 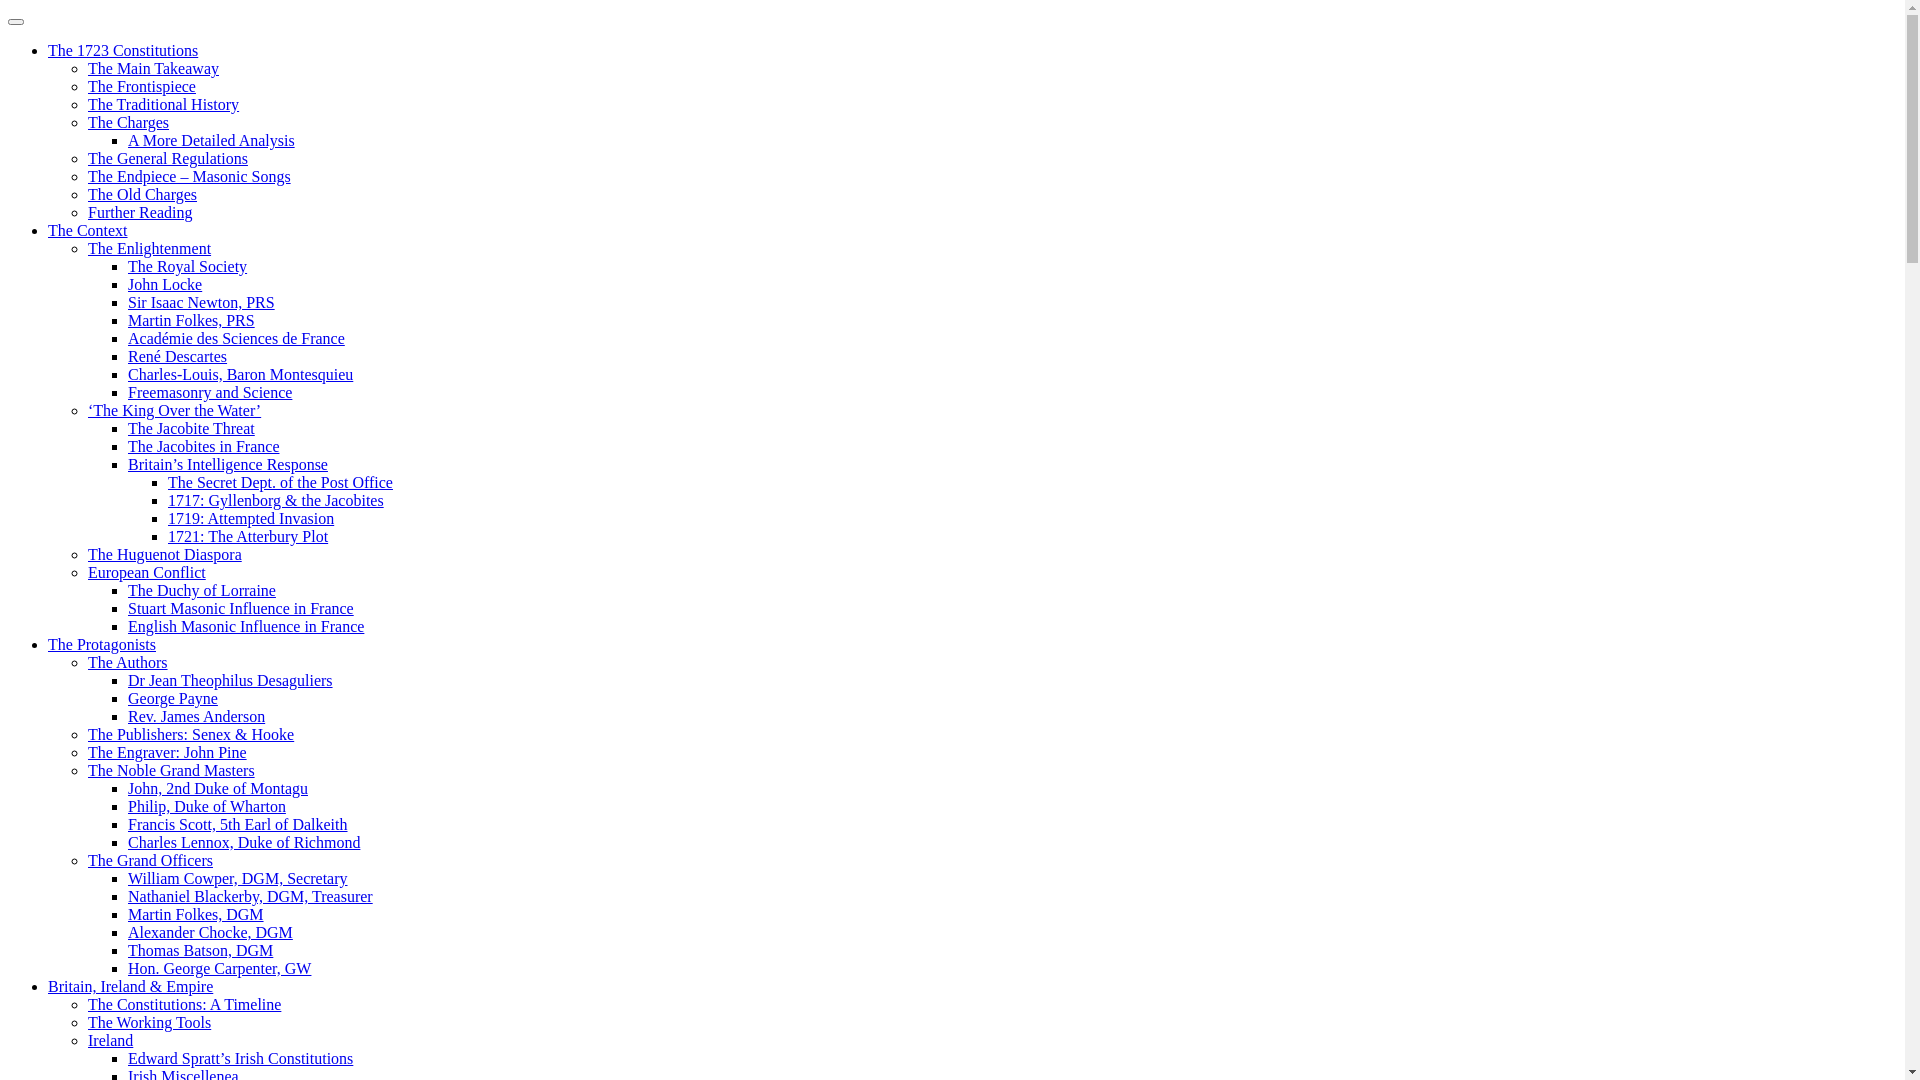 I want to click on 'Martin Folkes, DGM', so click(x=196, y=914).